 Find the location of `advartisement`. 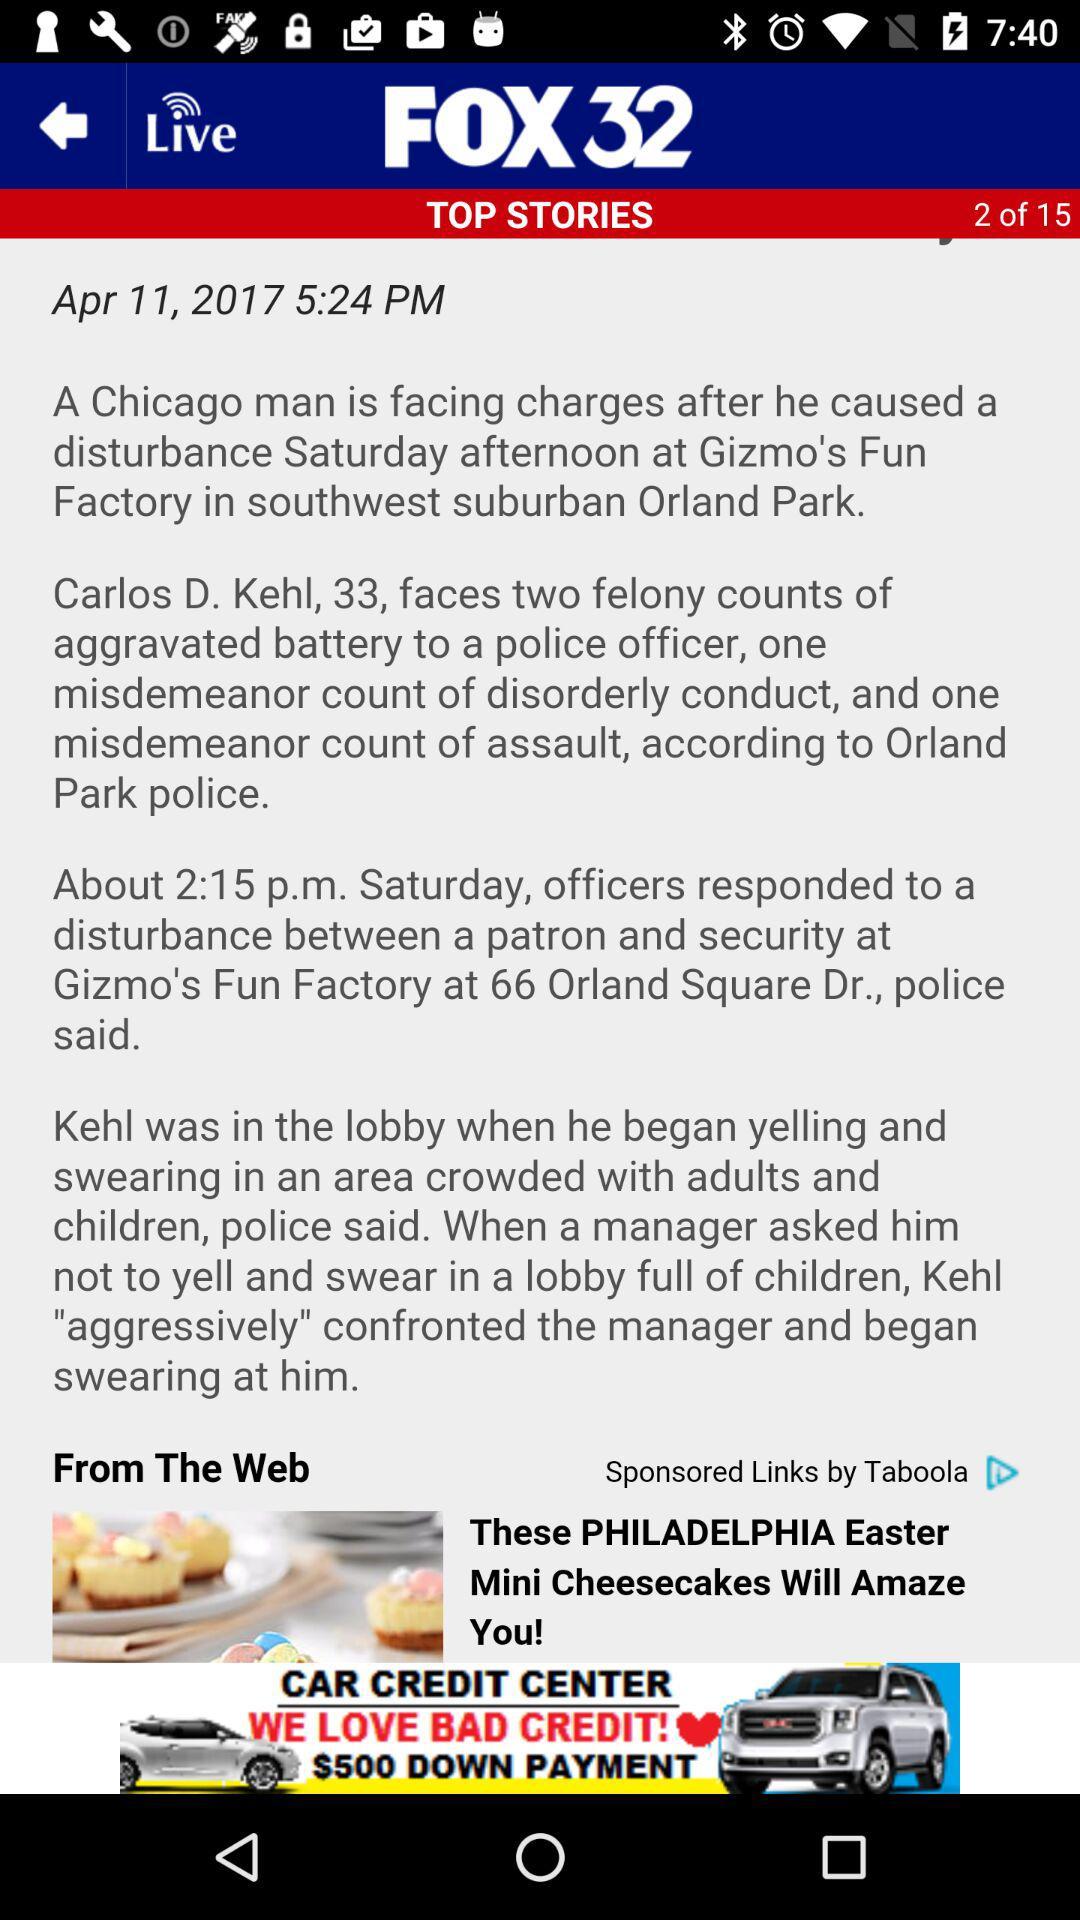

advartisement is located at coordinates (540, 1727).